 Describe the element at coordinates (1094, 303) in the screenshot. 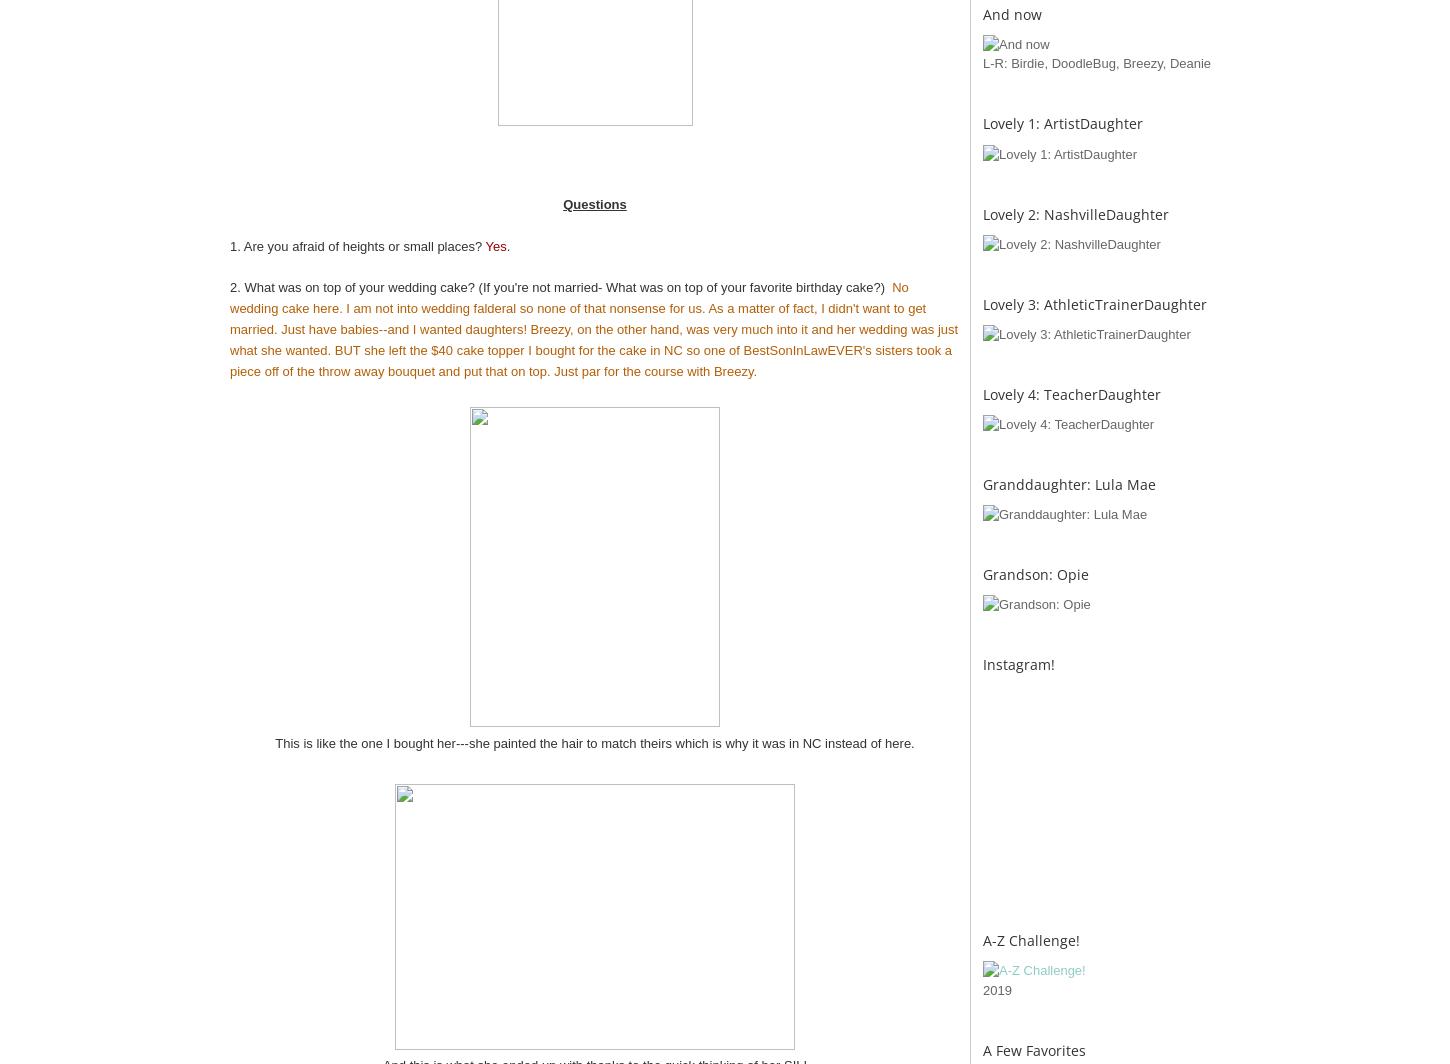

I see `'Lovely 3: AthleticTrainerDaughter'` at that location.